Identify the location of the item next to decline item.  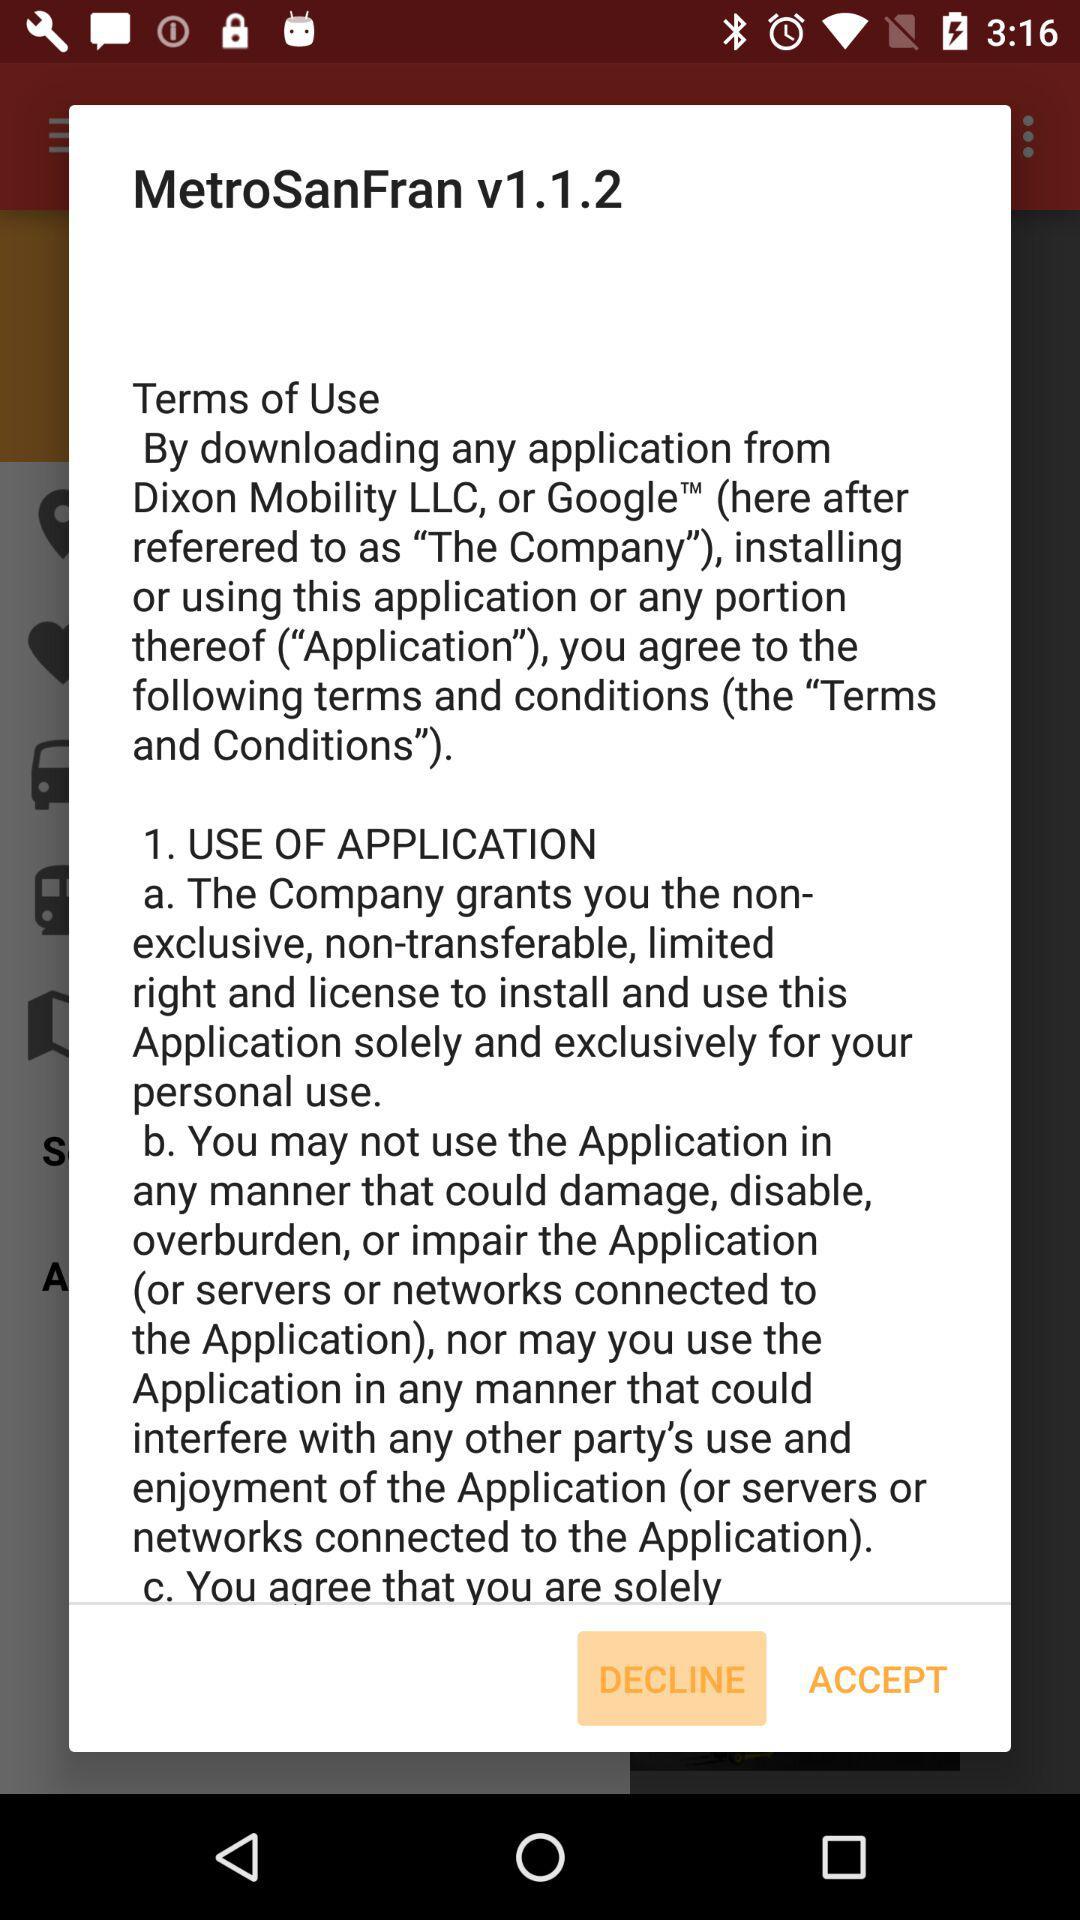
(877, 1678).